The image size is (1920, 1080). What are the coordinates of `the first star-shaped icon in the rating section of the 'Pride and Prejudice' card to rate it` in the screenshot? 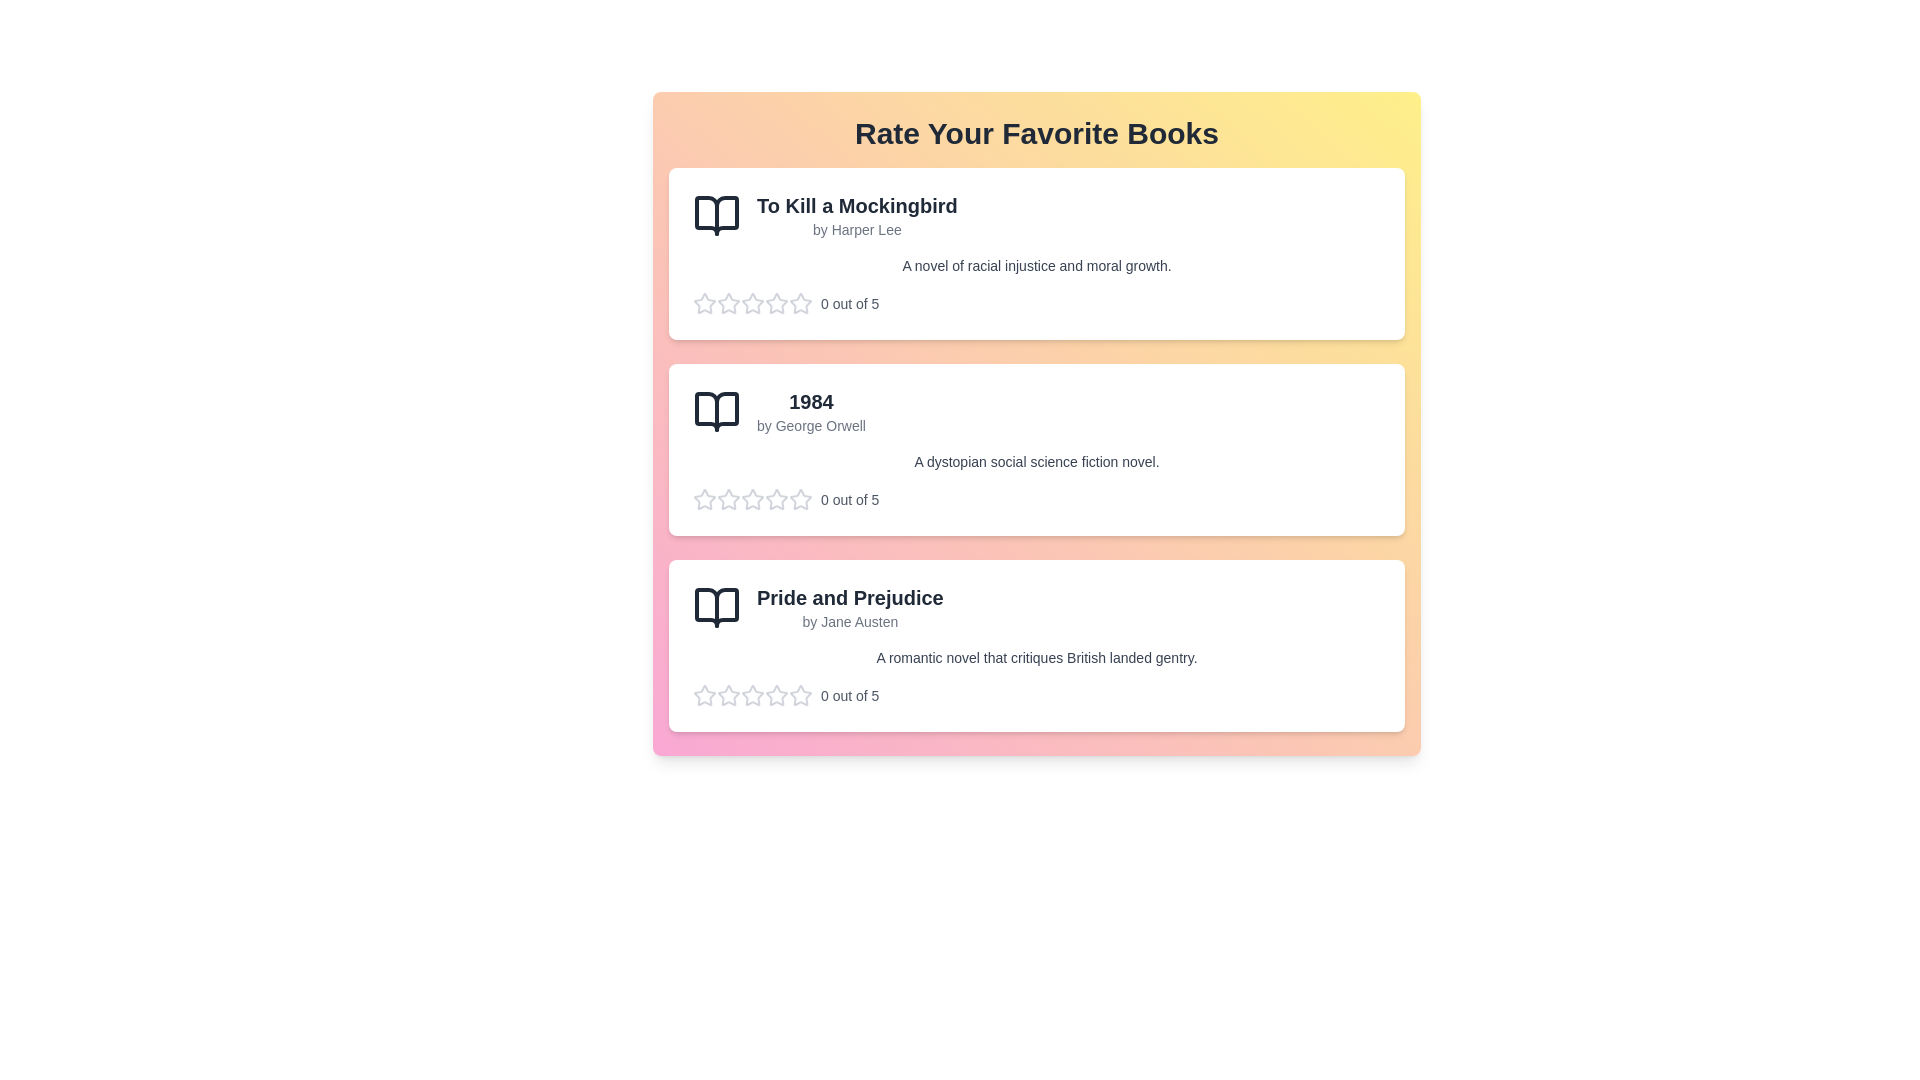 It's located at (776, 694).